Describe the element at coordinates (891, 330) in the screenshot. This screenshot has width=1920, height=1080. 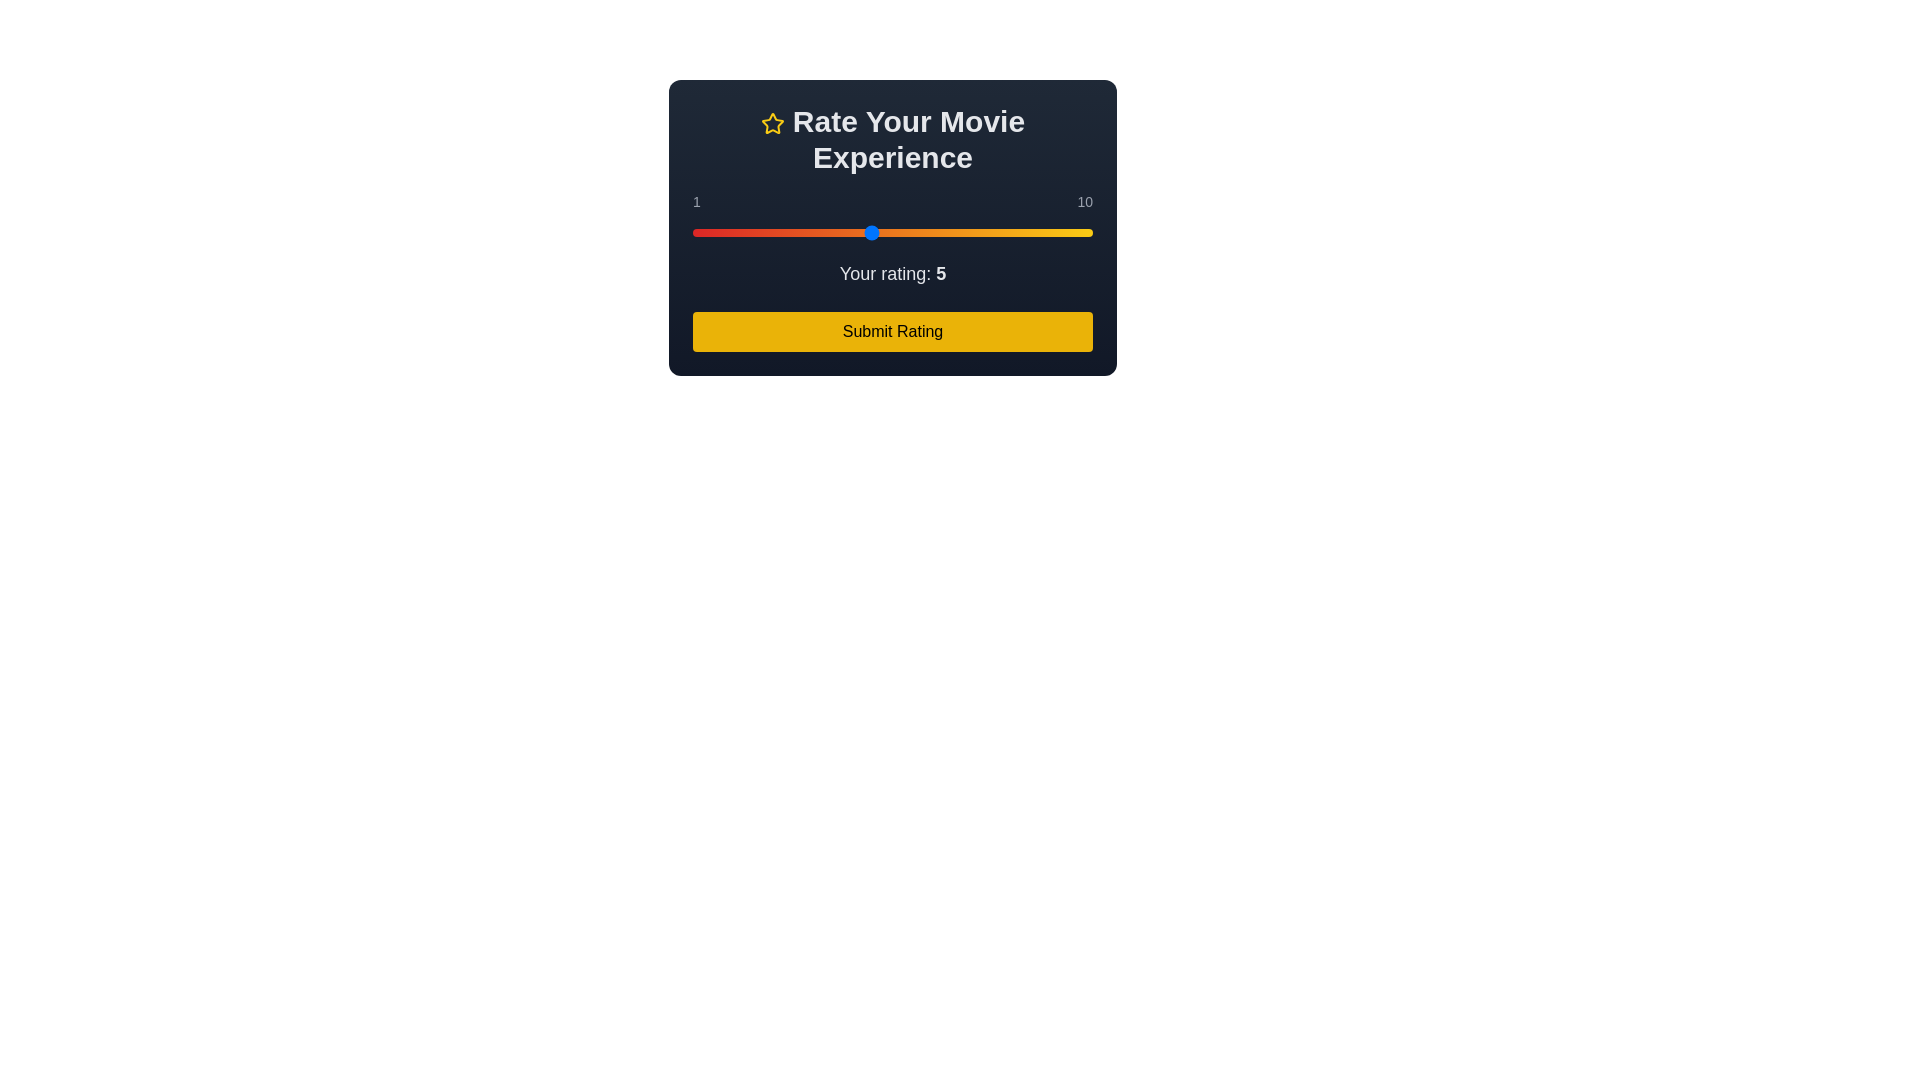
I see `'Submit Rating' button to submit the movie rating` at that location.